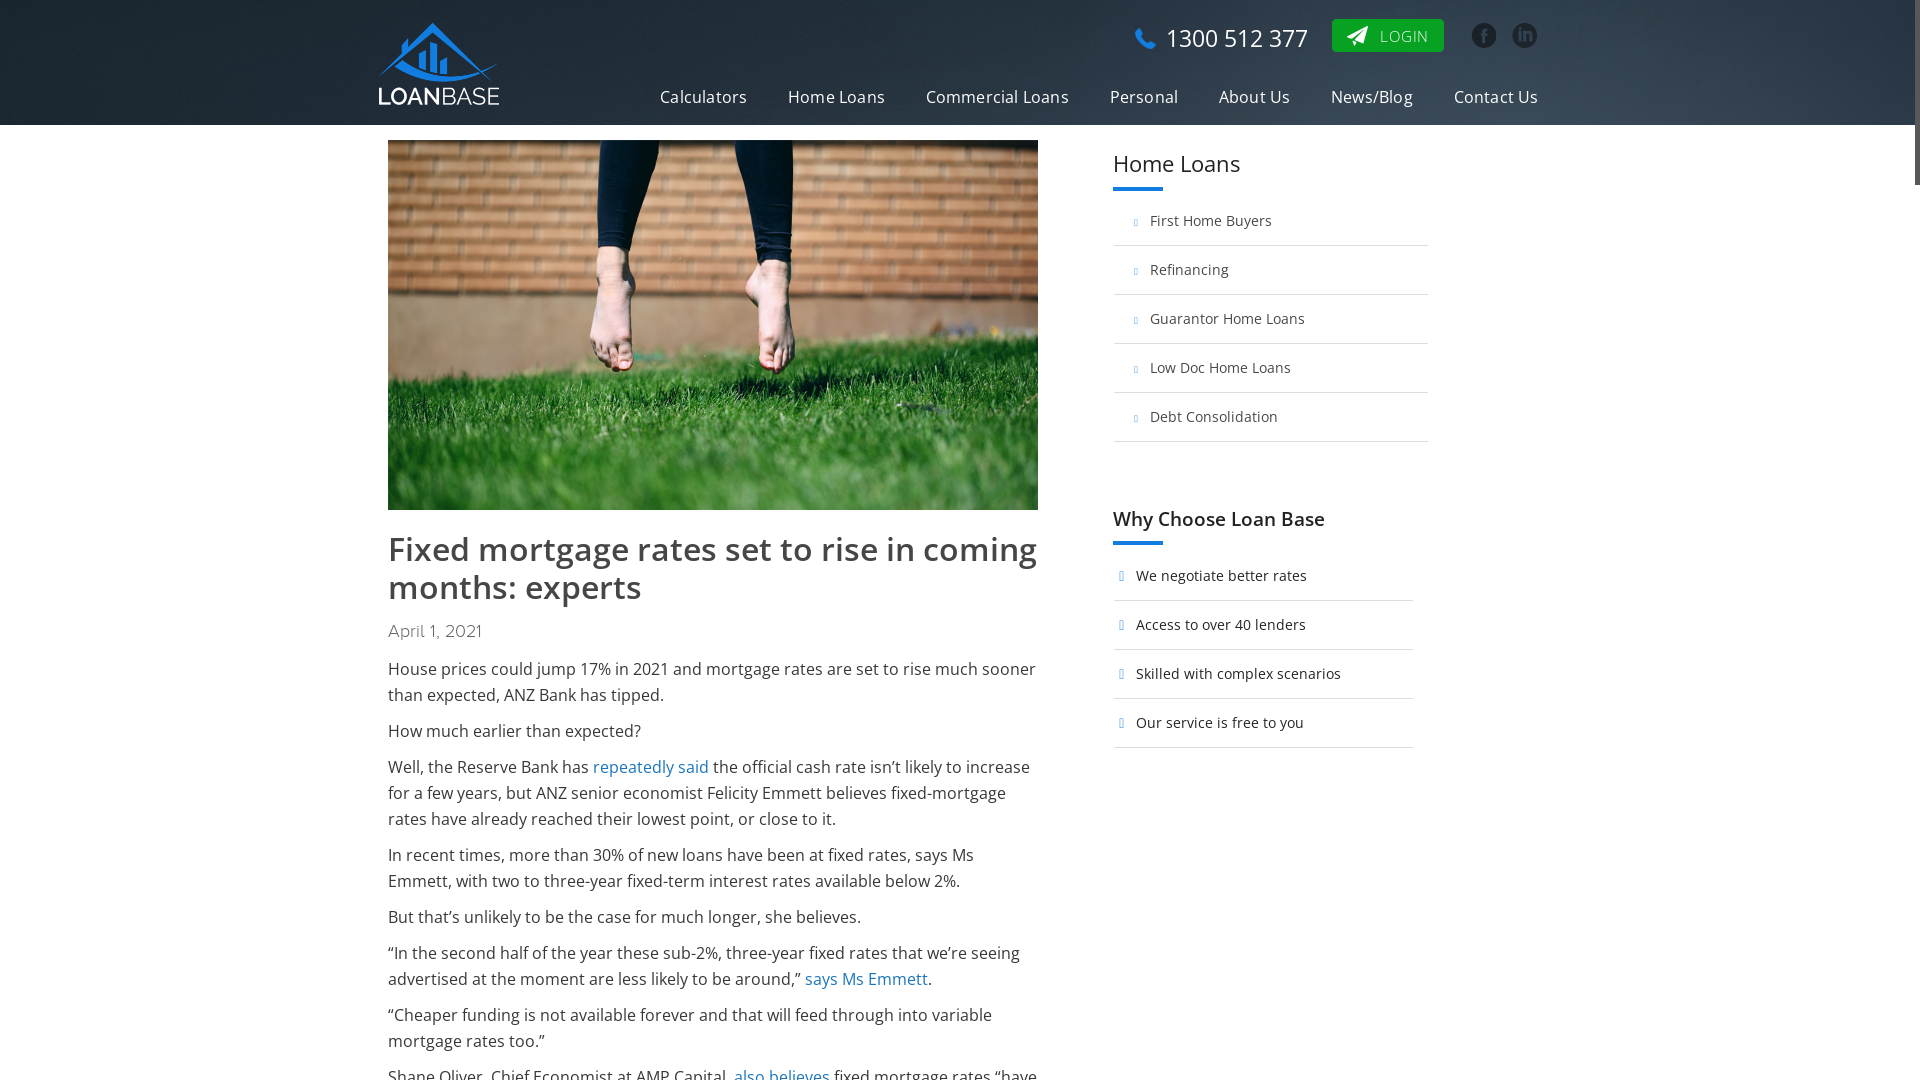  I want to click on 'repeatedly said', so click(649, 766).